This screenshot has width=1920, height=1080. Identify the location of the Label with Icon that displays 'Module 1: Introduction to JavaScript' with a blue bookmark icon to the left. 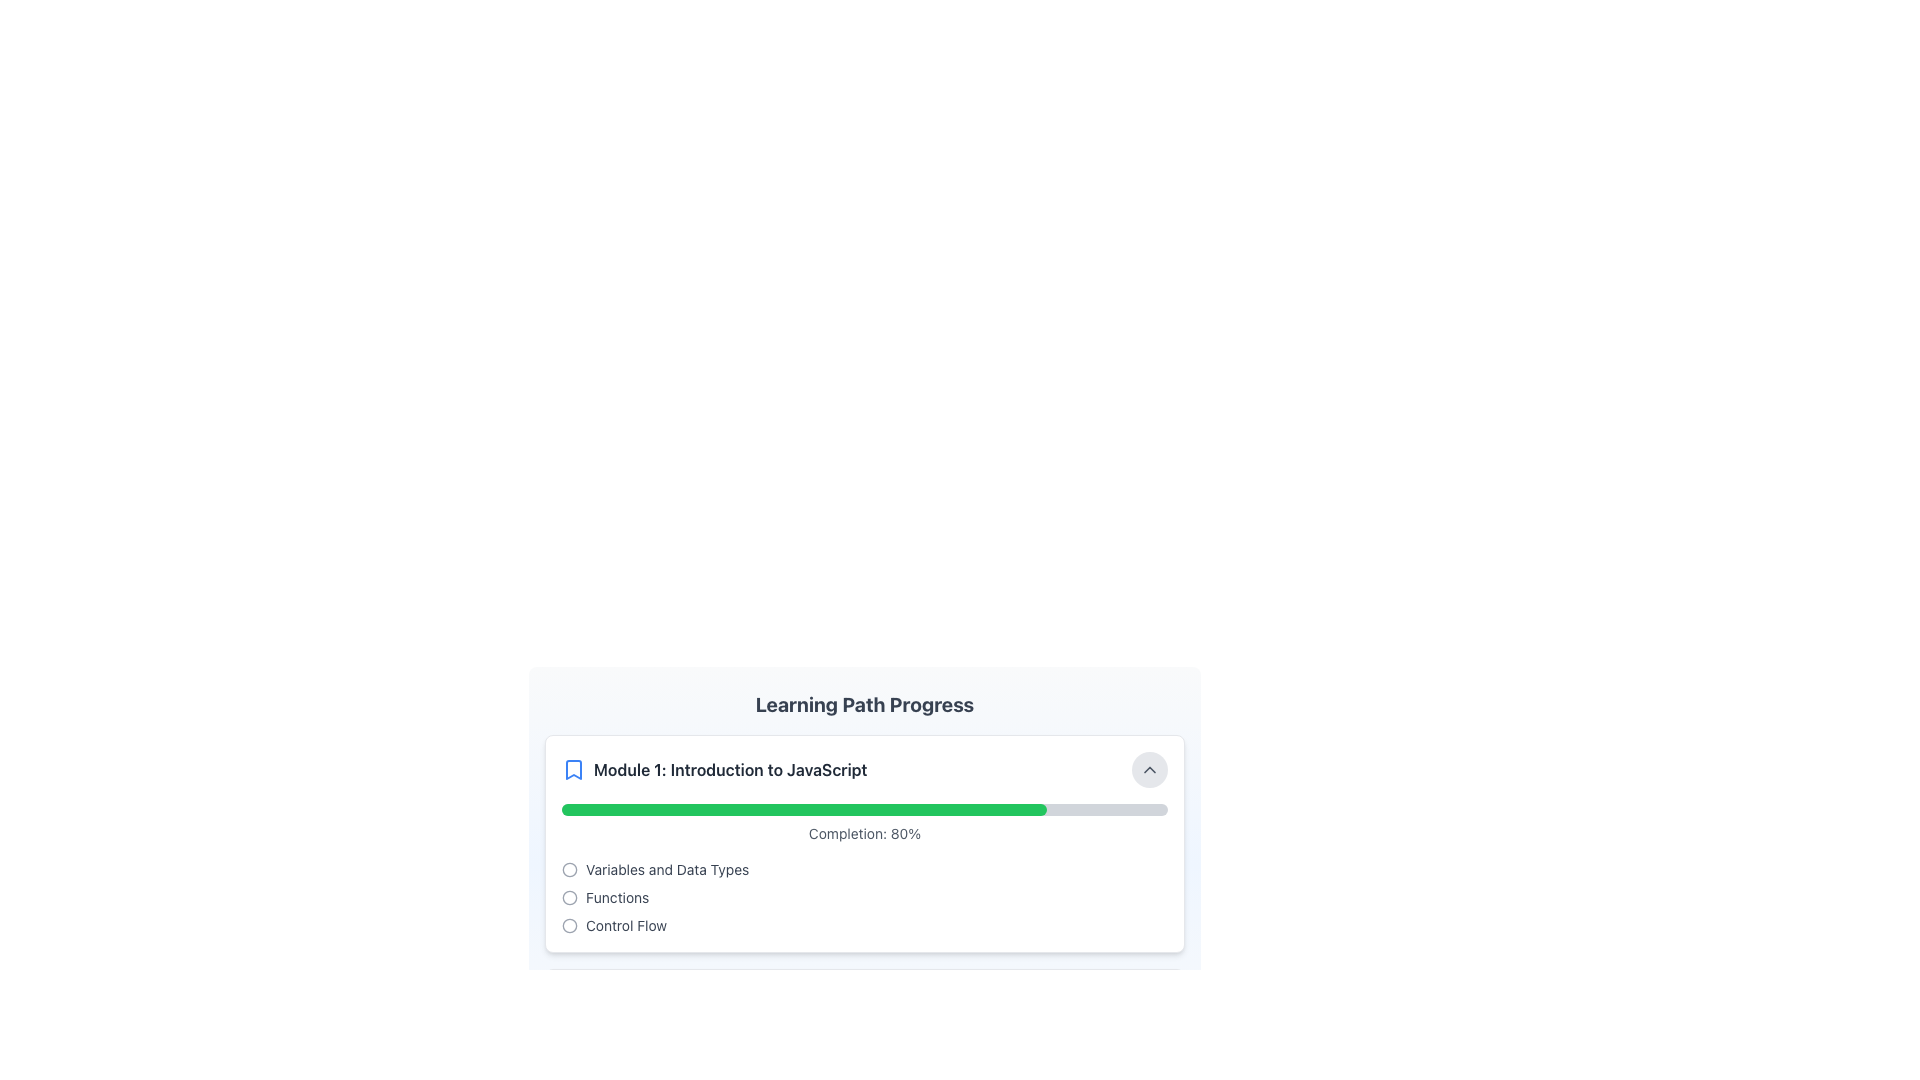
(714, 769).